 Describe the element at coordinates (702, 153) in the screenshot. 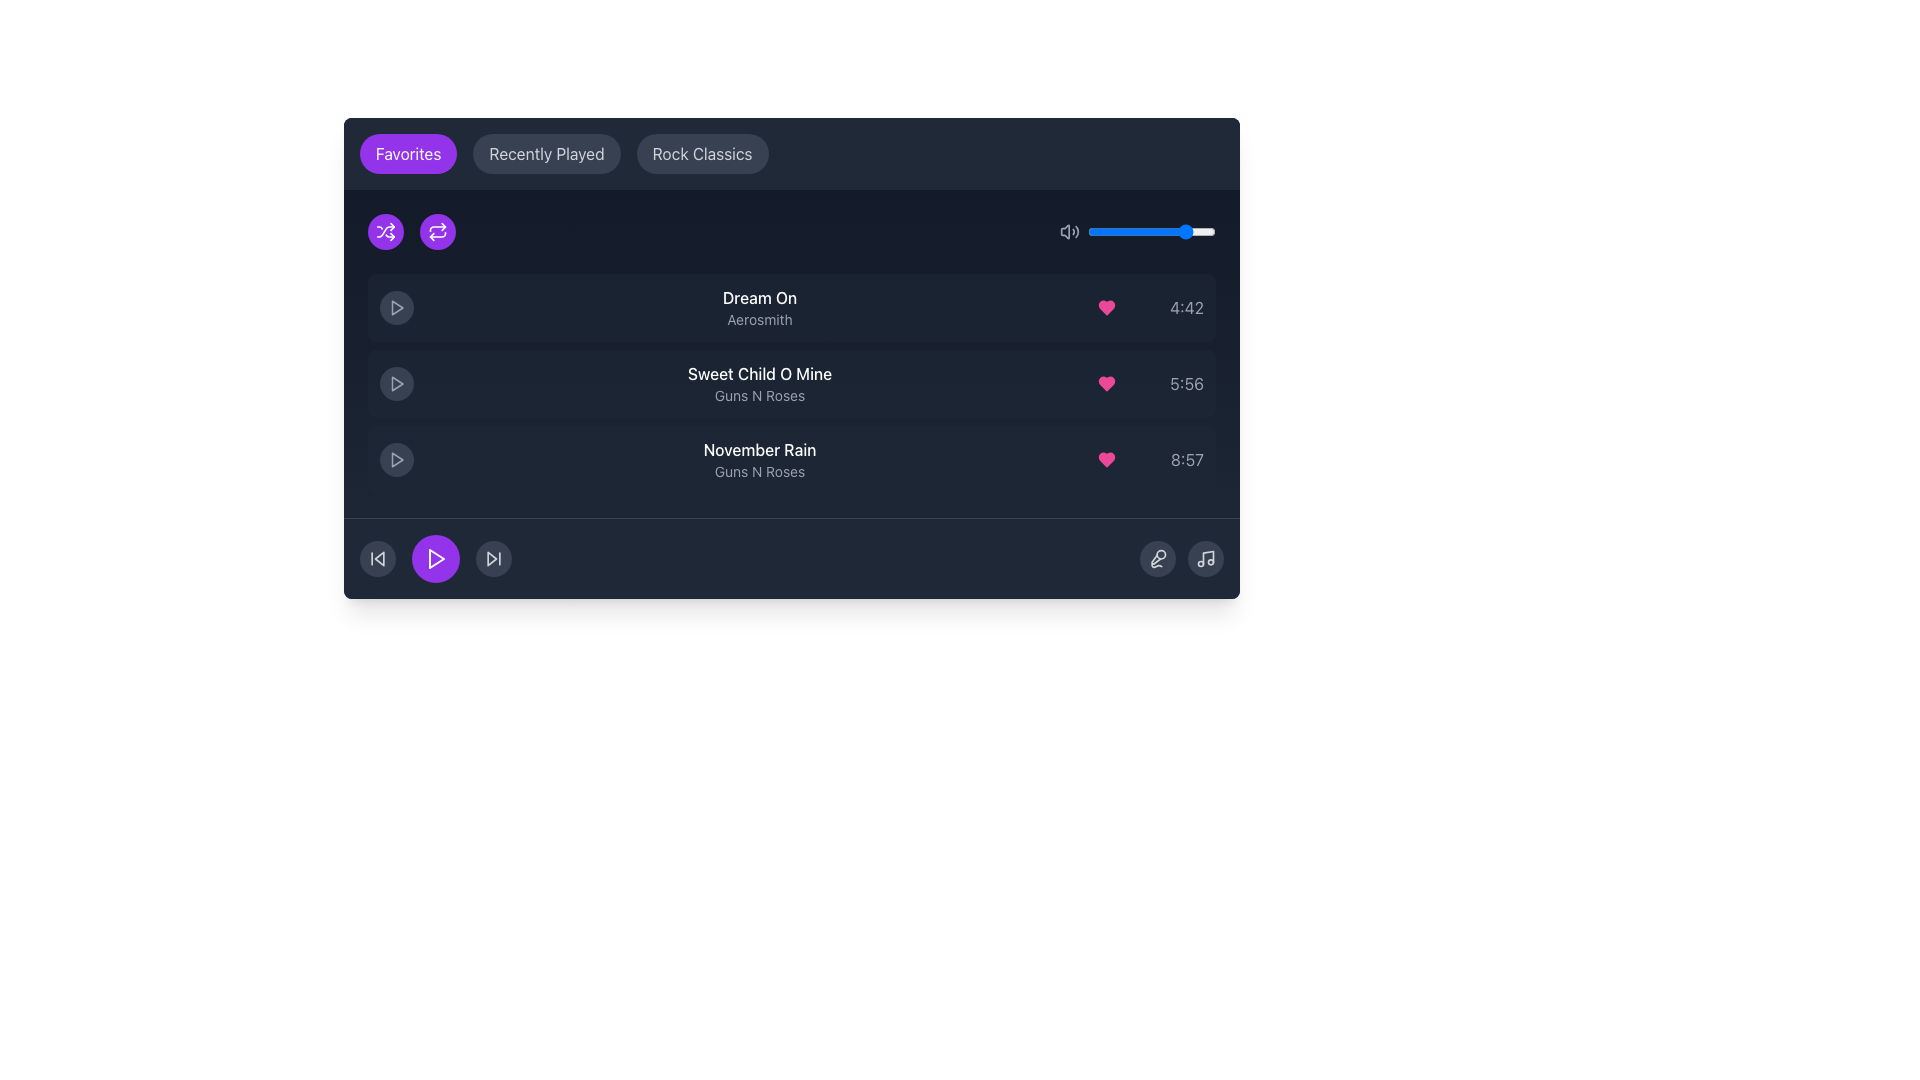

I see `the 'Rock Classics' navigation button, which is the third button in a group, positioned between the 'Recently Played' button and the main content area` at that location.